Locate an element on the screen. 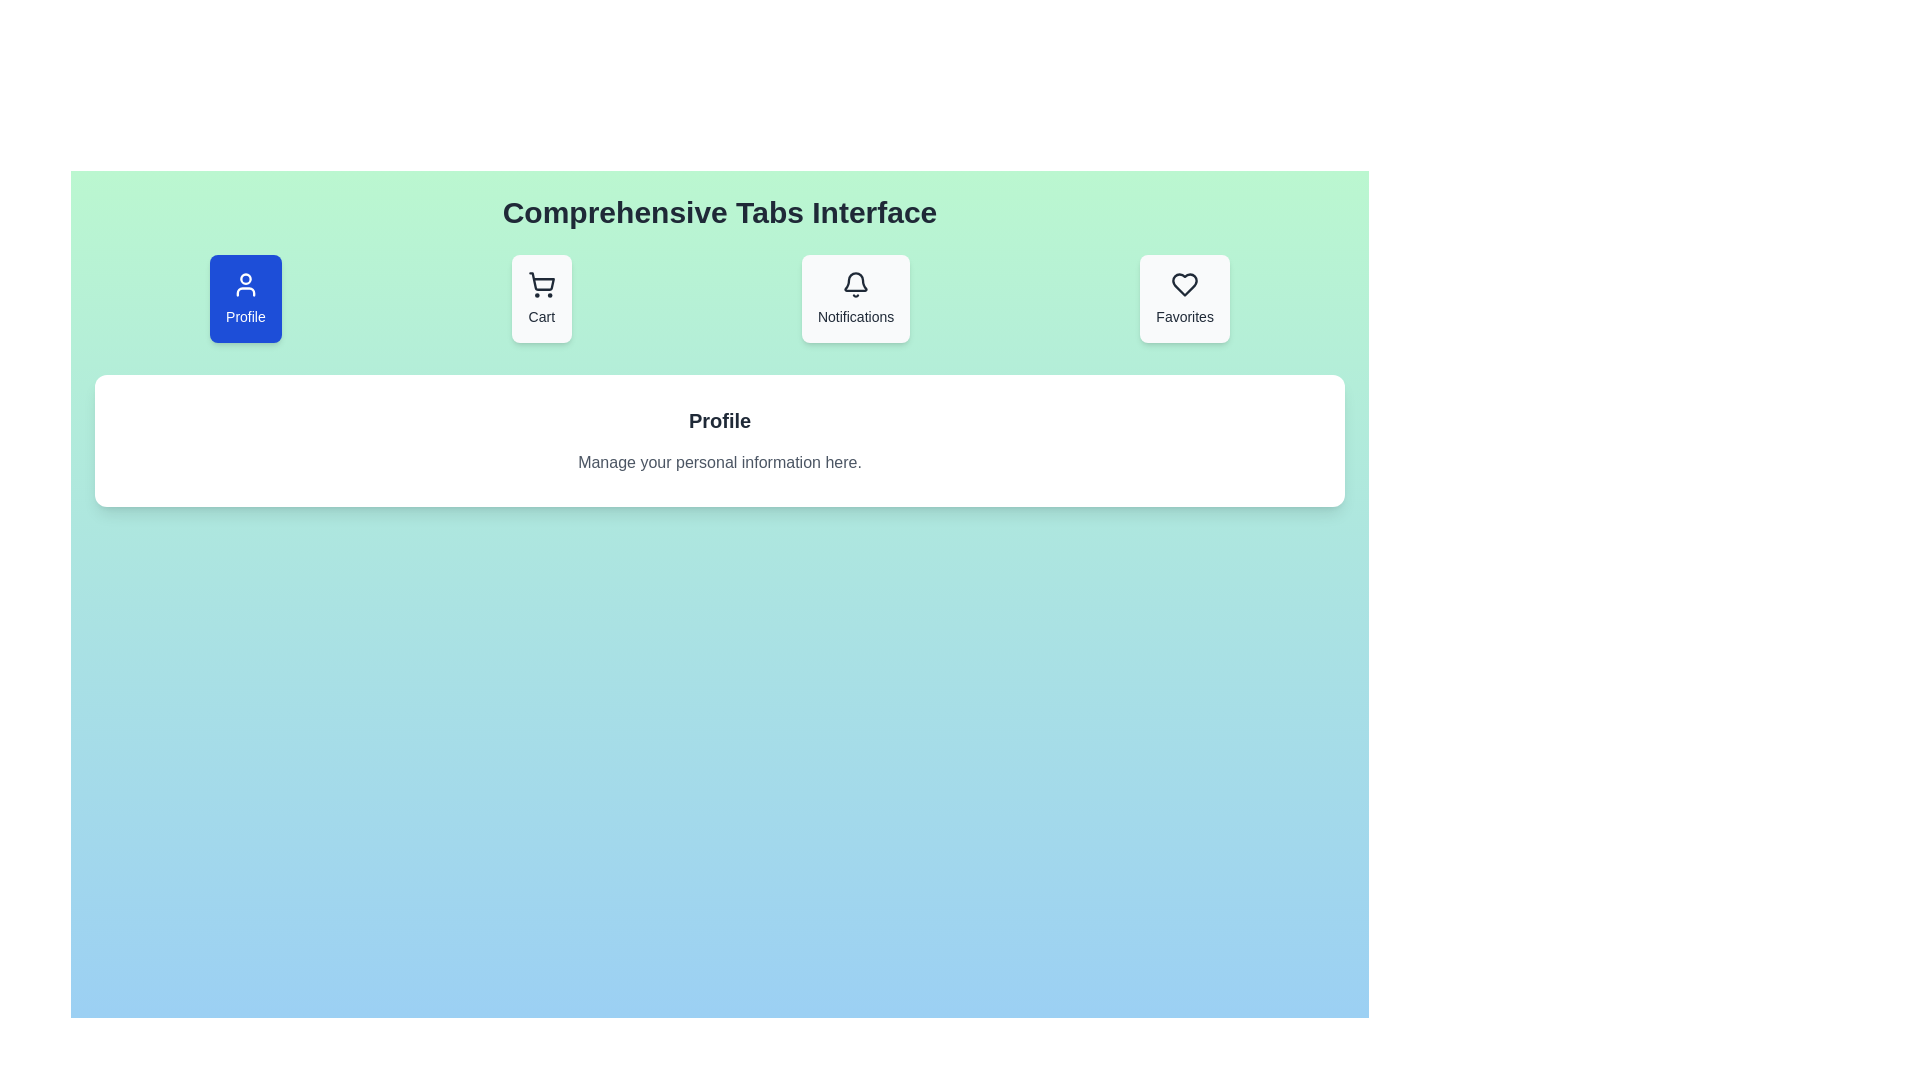  the heart icon within the 'Favorites' button located in the top-right corner of the UI is located at coordinates (1185, 285).